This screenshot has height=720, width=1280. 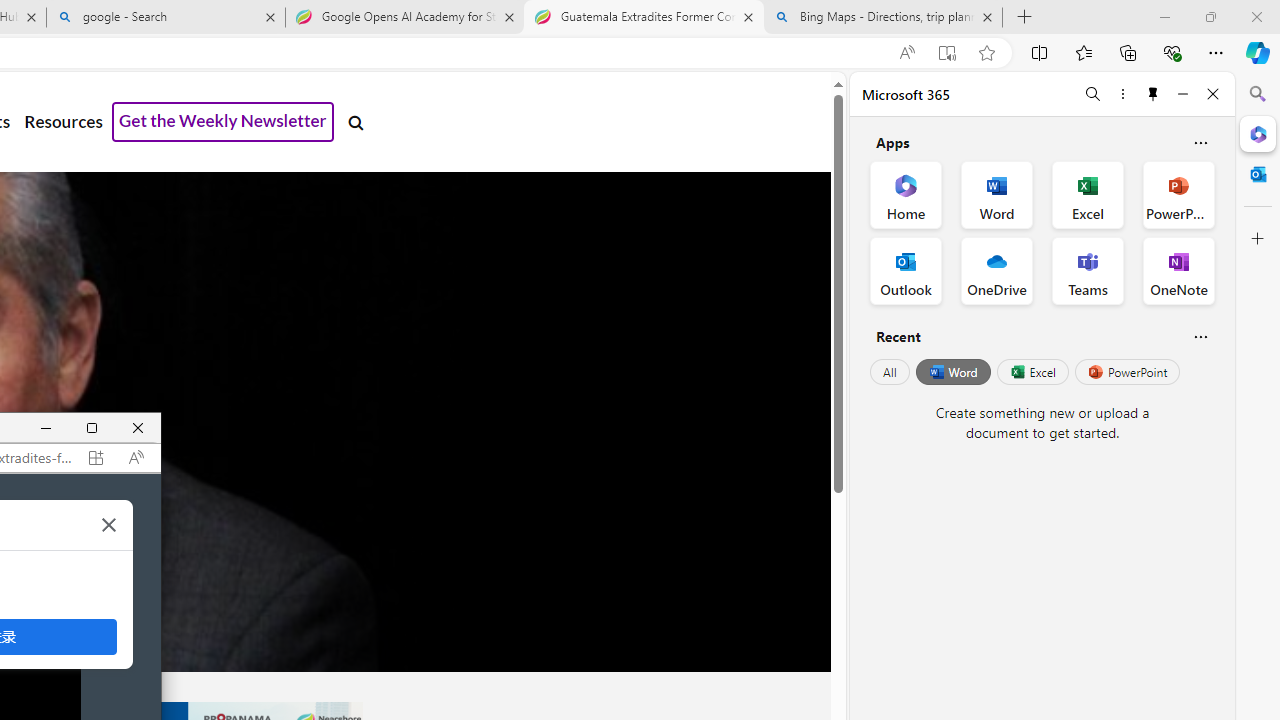 What do you see at coordinates (889, 372) in the screenshot?
I see `'All'` at bounding box center [889, 372].